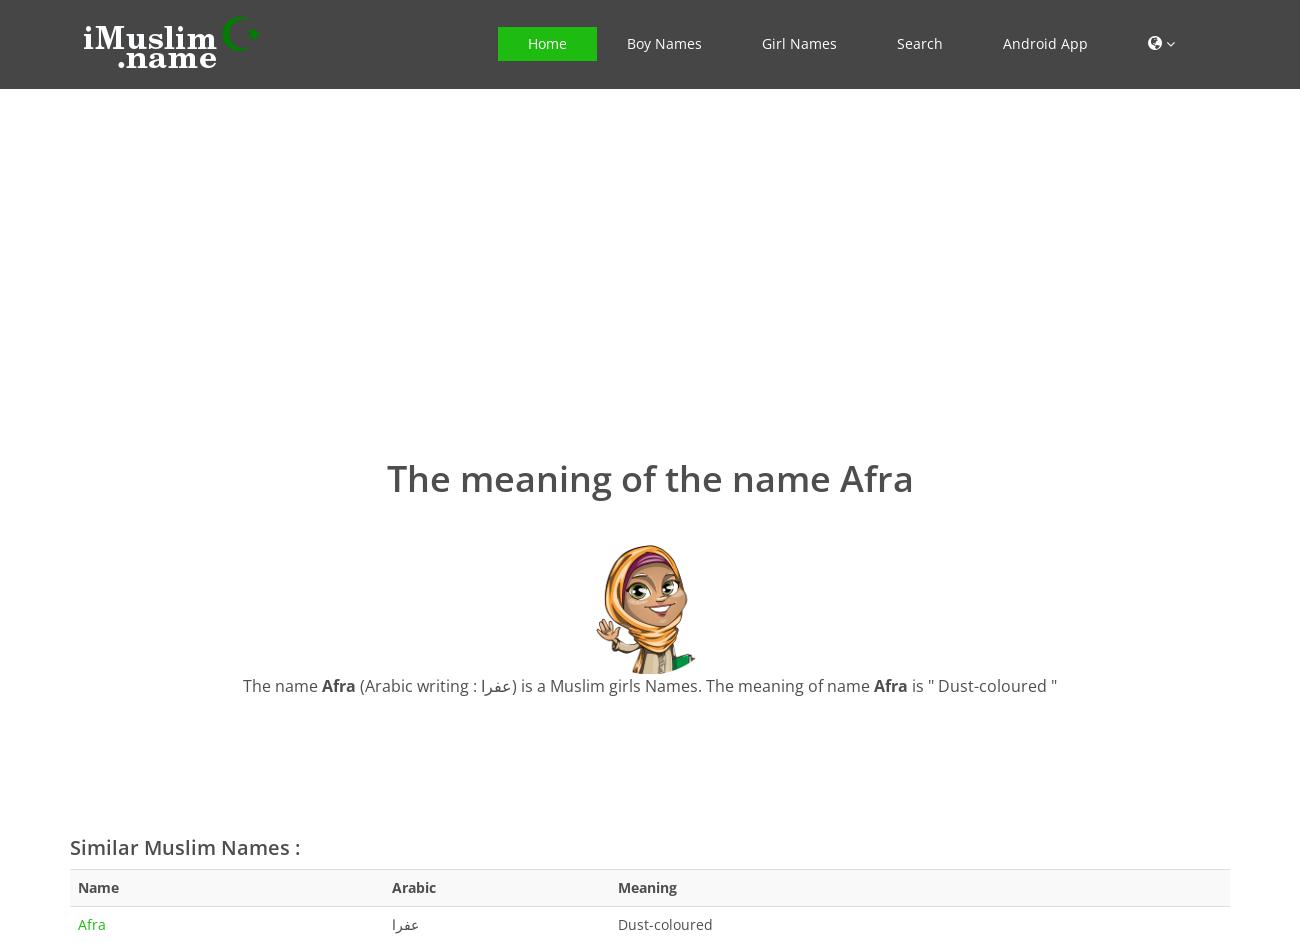 The height and width of the screenshot is (943, 1300). Describe the element at coordinates (354, 683) in the screenshot. I see `'(Arabic writing : عفرا) is a Muslim girls Names. The meaning of name'` at that location.